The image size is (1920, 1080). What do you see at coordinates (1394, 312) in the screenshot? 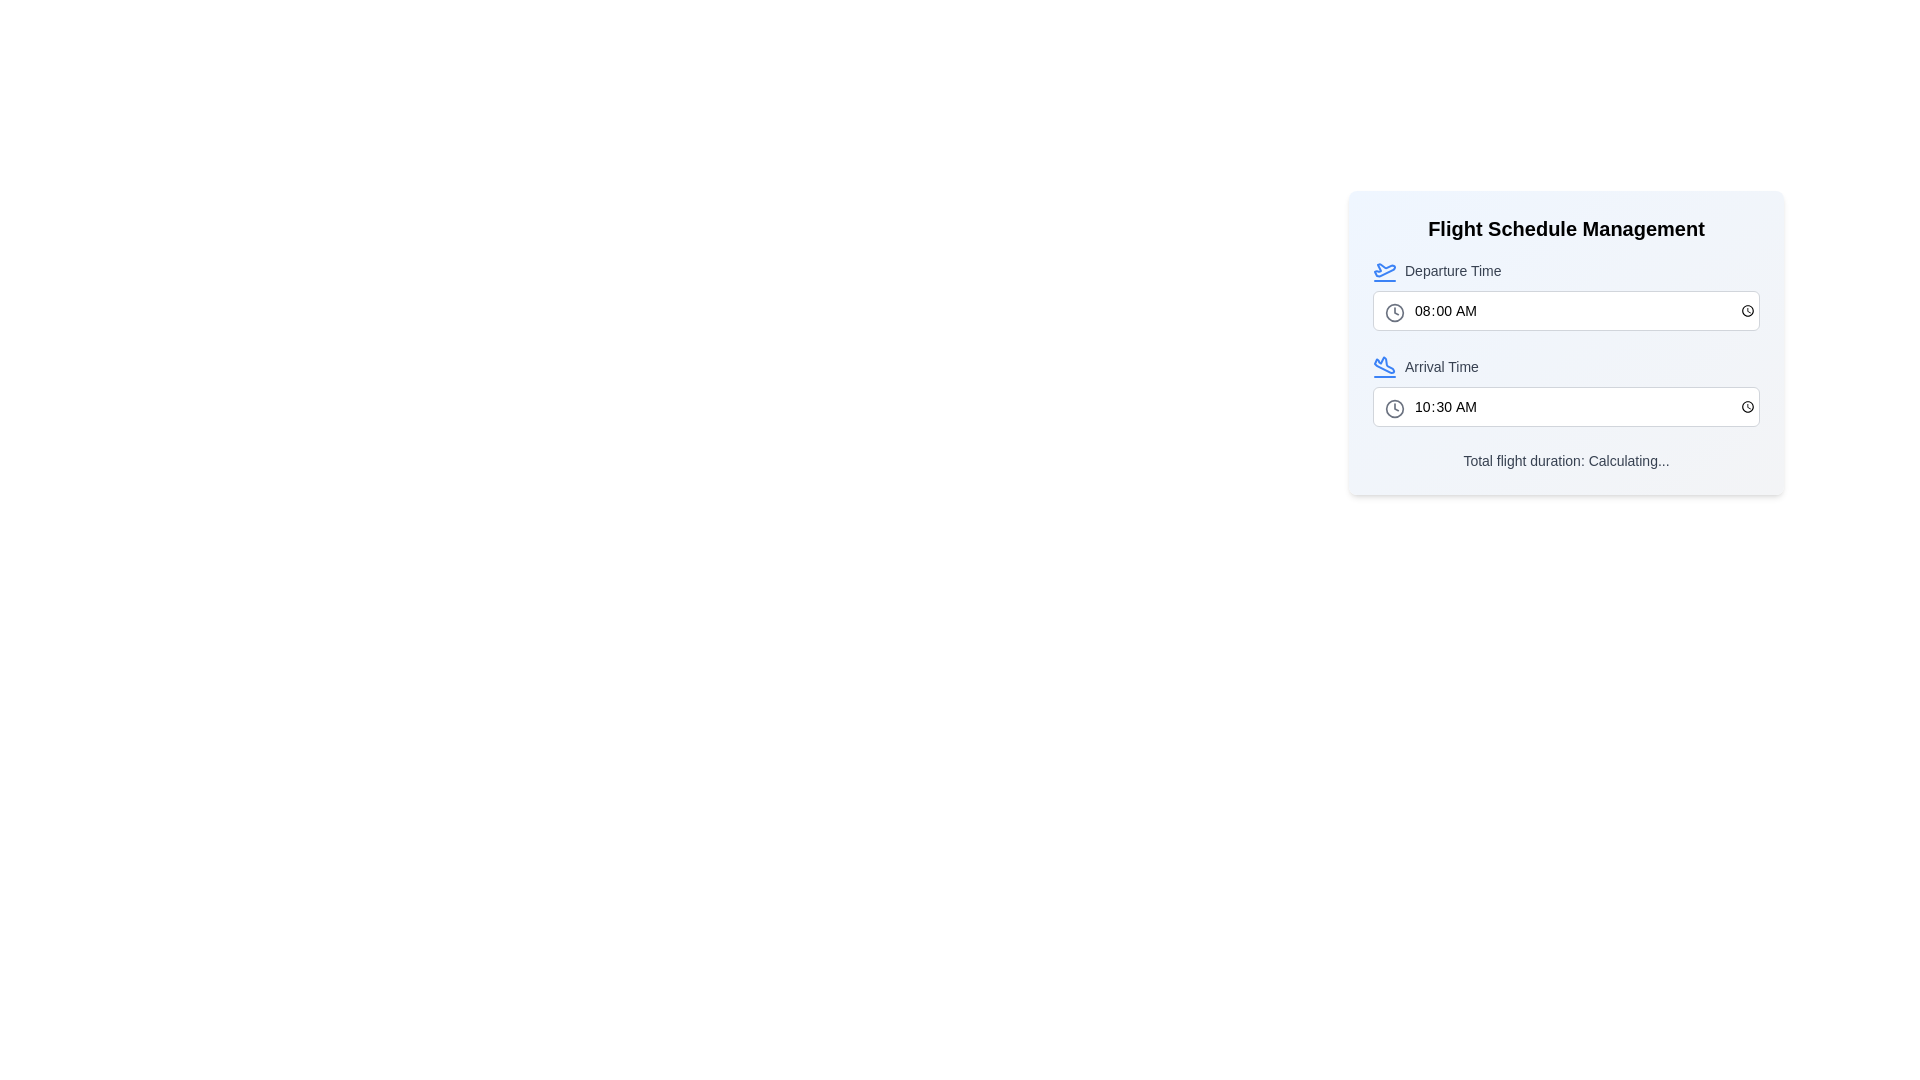
I see `the circular SVG icon component located next to the '08:00 AM' label in the 'Departure Time' section` at bounding box center [1394, 312].